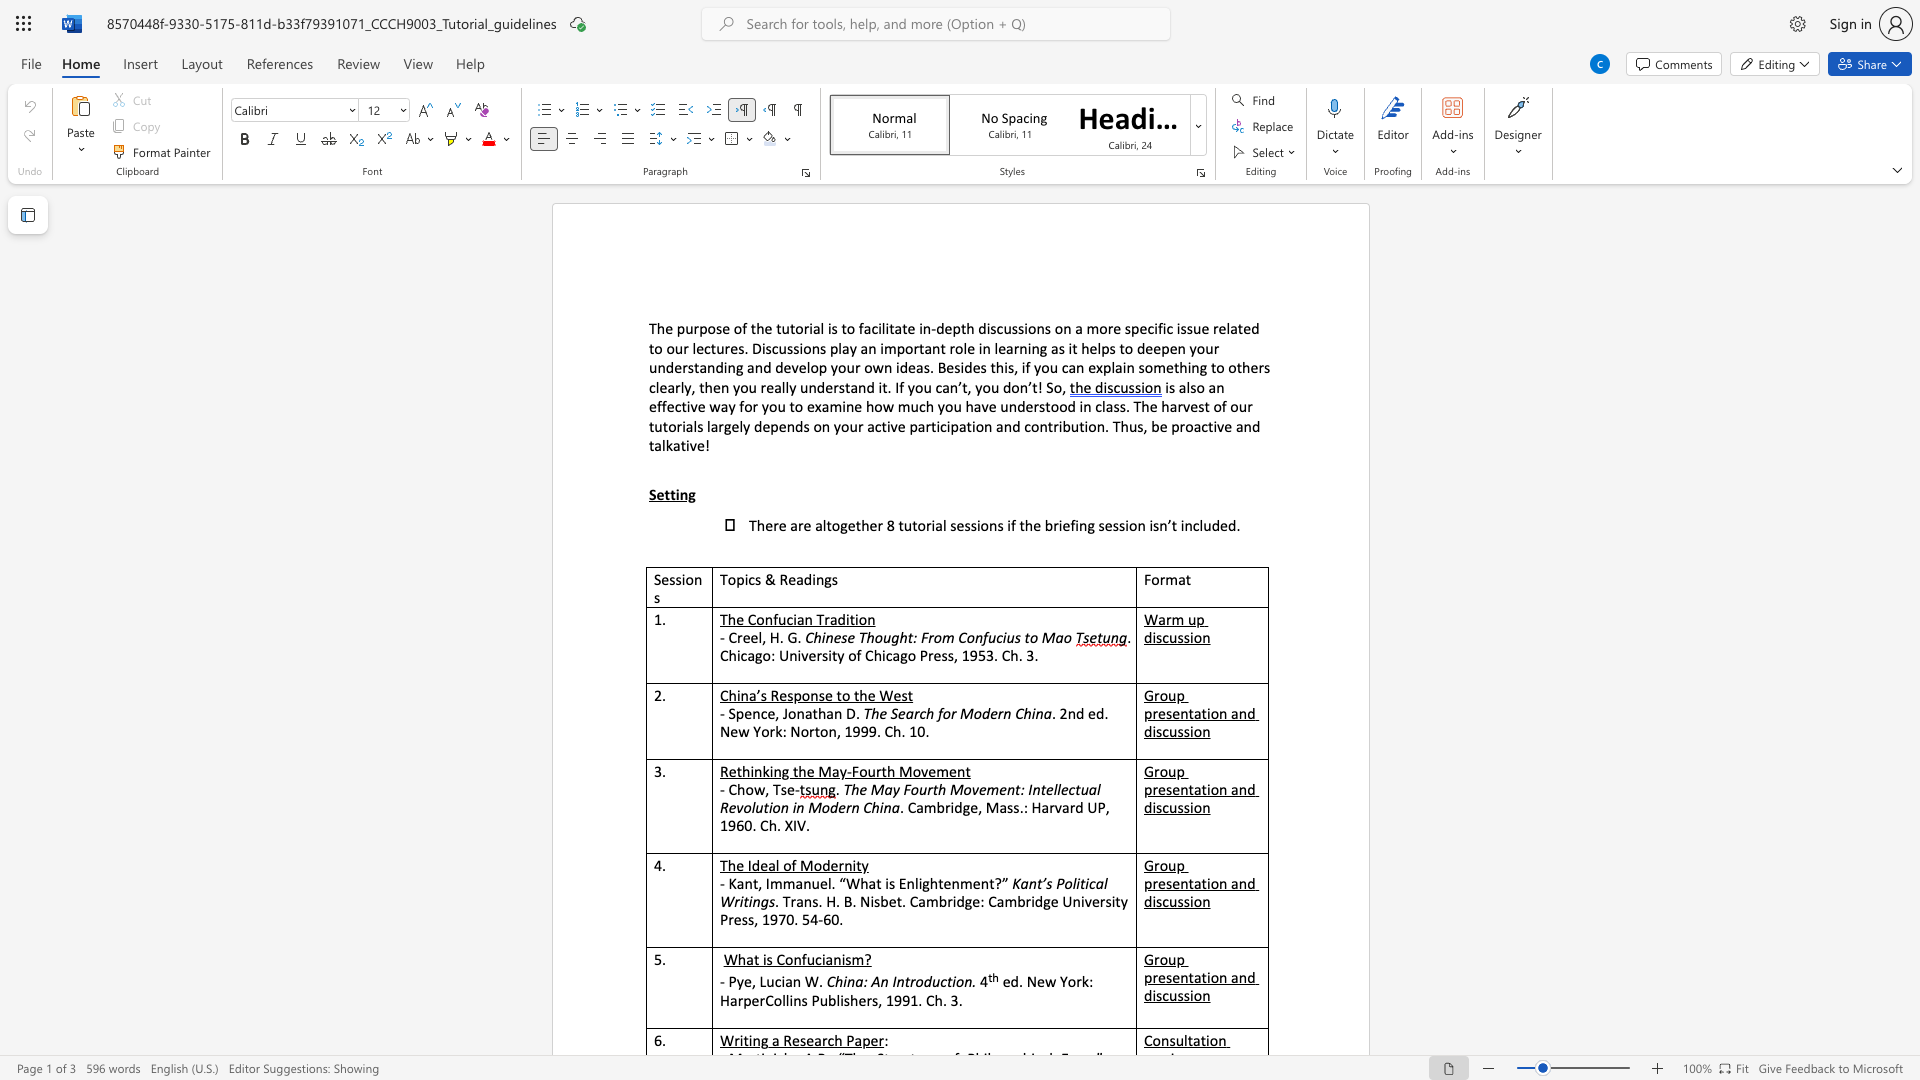 Image resolution: width=1920 pixels, height=1080 pixels. I want to click on the subset text "ins Pub" within the text "HarperCollins Publishers, 1991. Ch. 3.", so click(788, 1000).